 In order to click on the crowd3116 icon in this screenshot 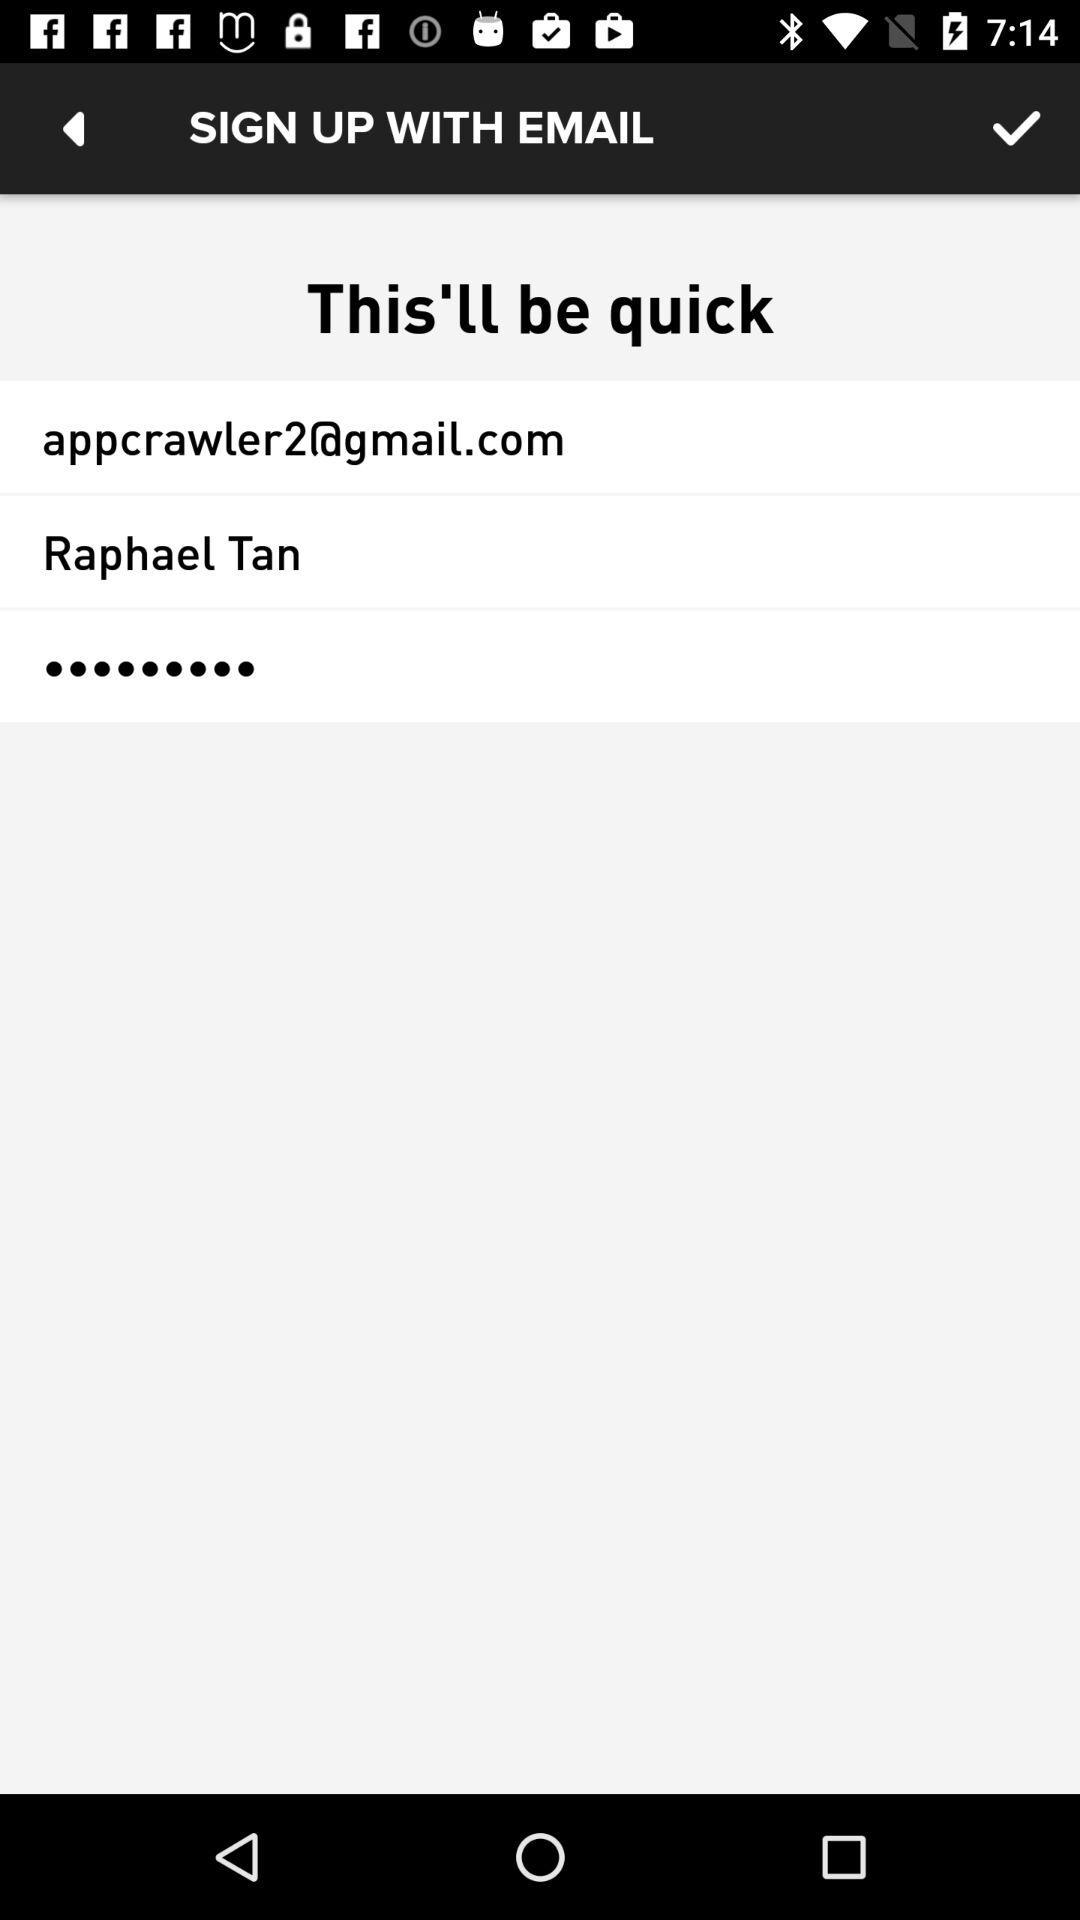, I will do `click(540, 666)`.